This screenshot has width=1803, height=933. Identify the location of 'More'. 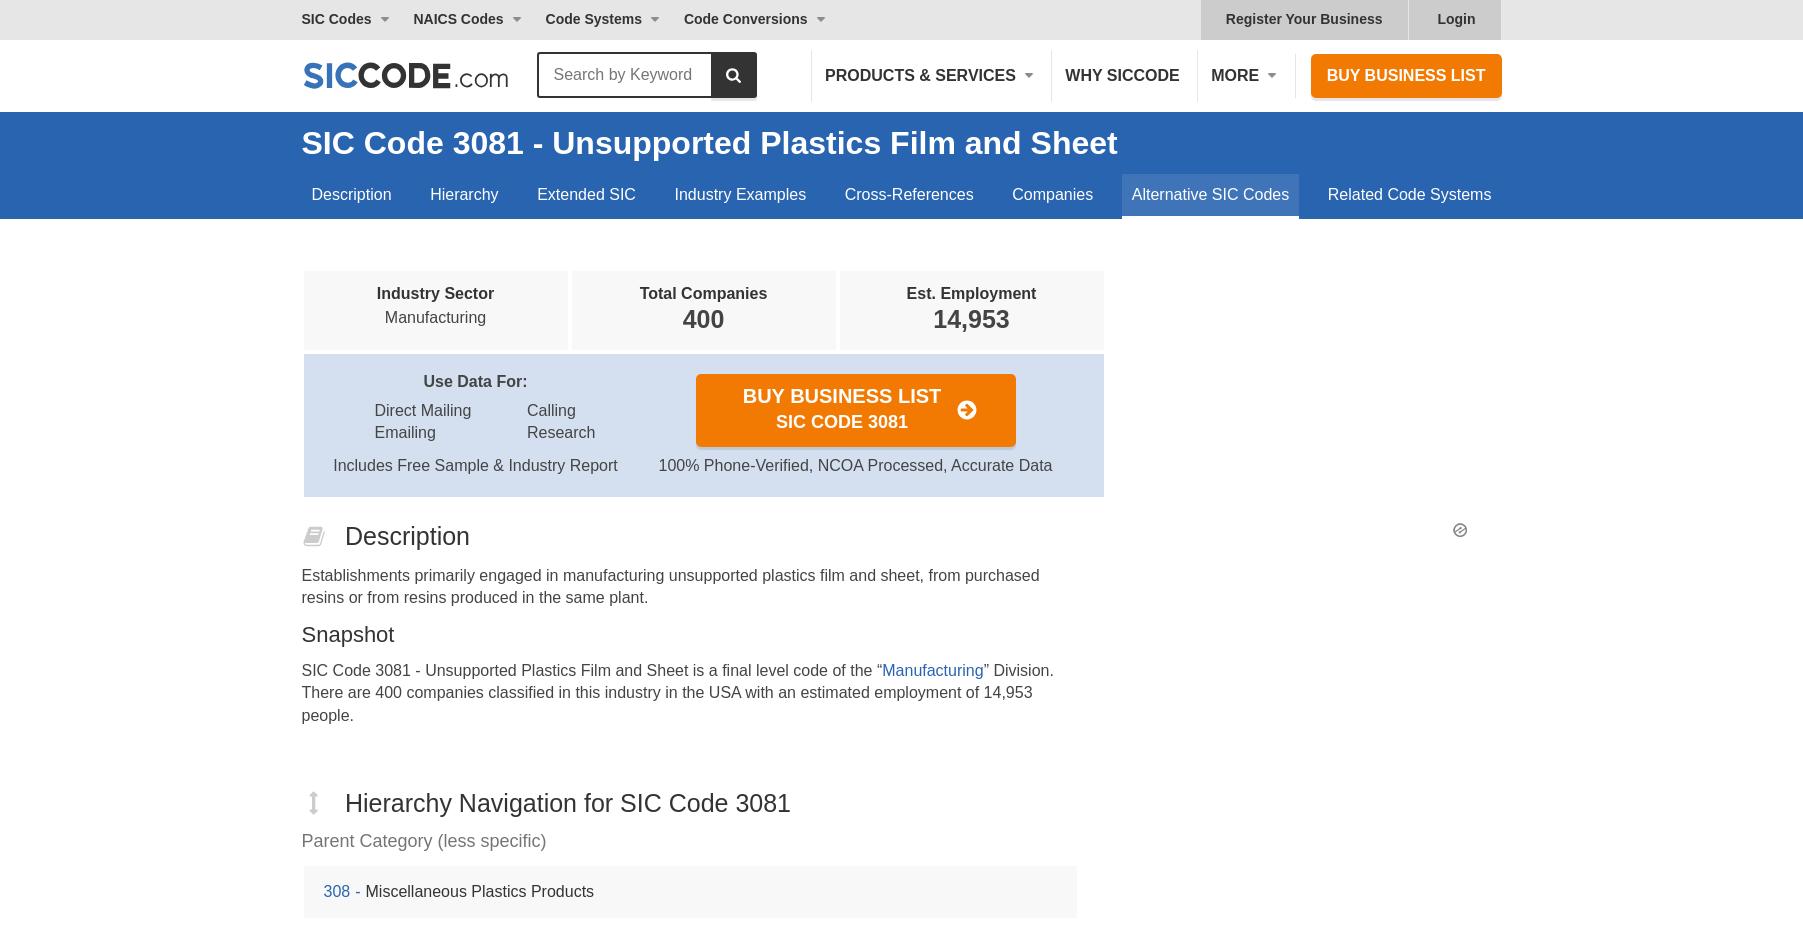
(1235, 74).